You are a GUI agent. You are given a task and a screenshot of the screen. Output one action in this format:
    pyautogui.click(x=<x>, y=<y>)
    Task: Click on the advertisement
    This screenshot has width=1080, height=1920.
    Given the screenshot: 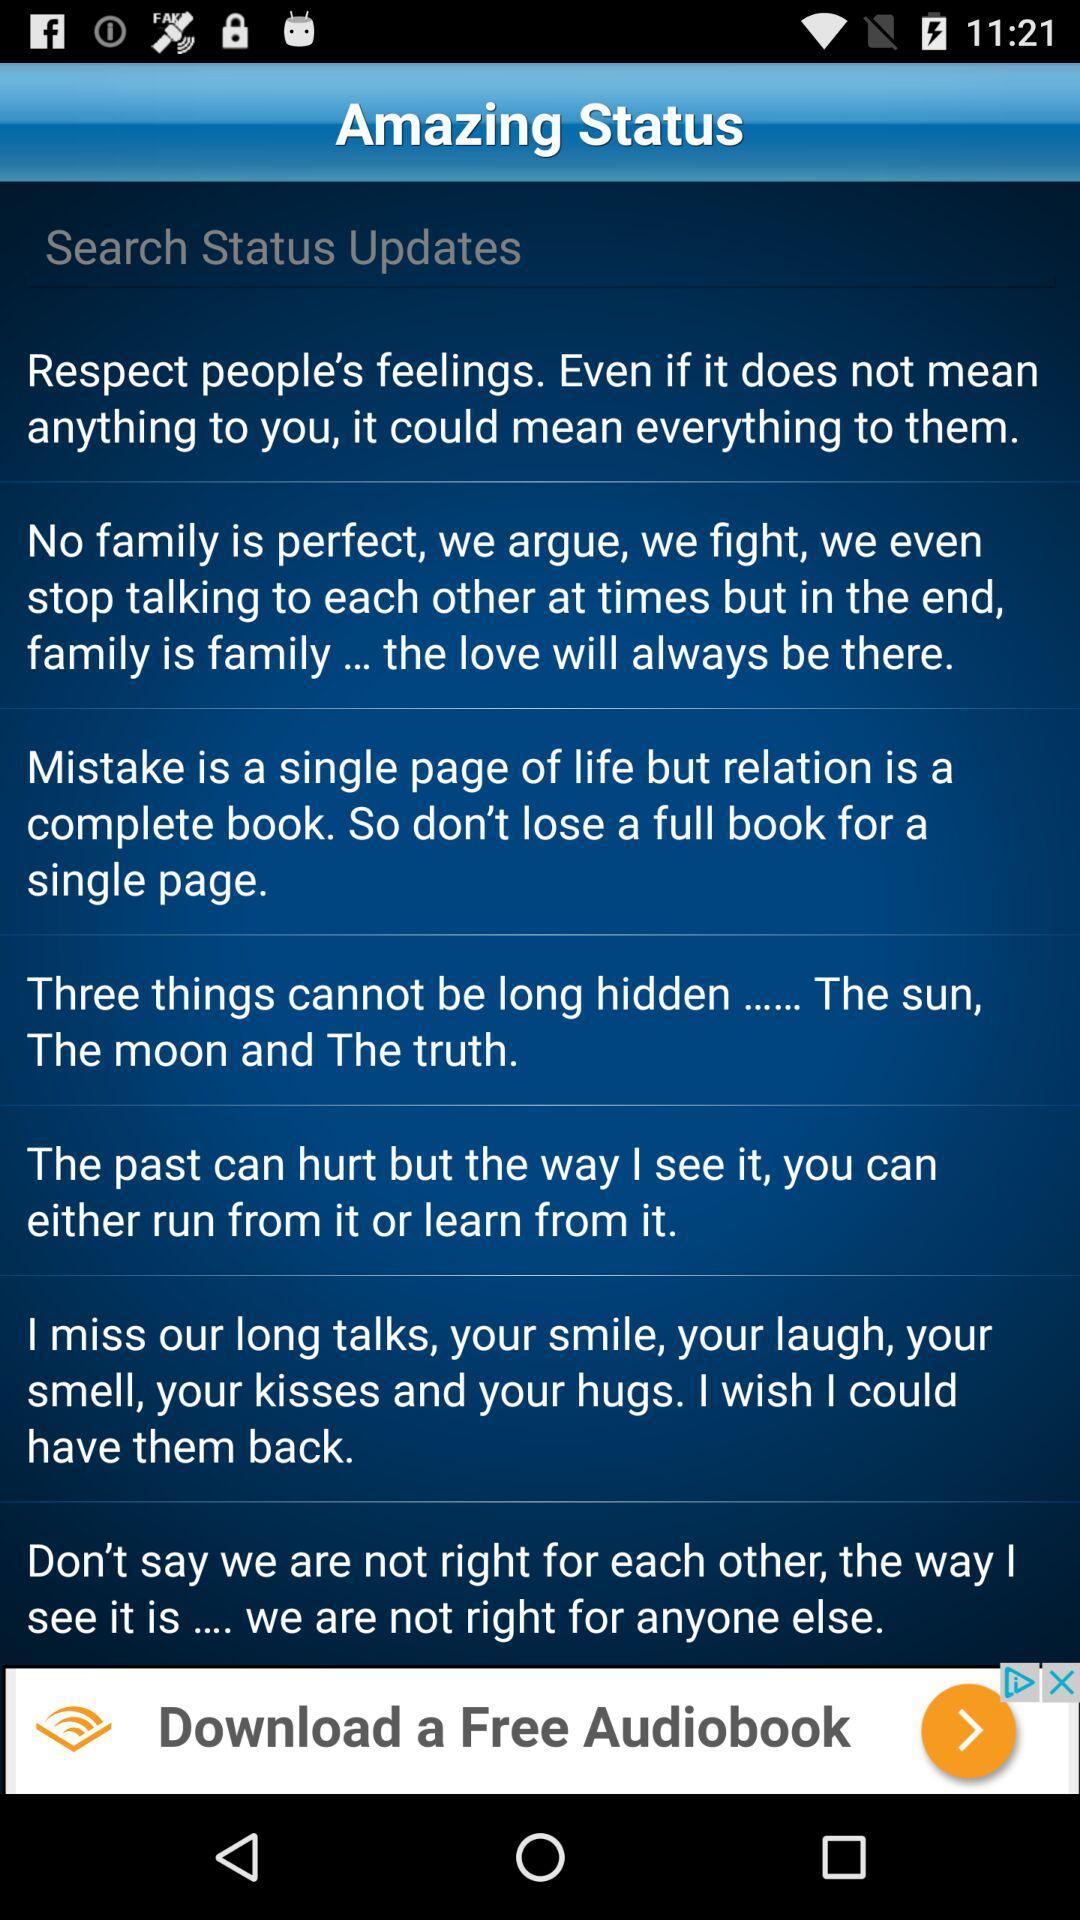 What is the action you would take?
    pyautogui.click(x=540, y=1727)
    